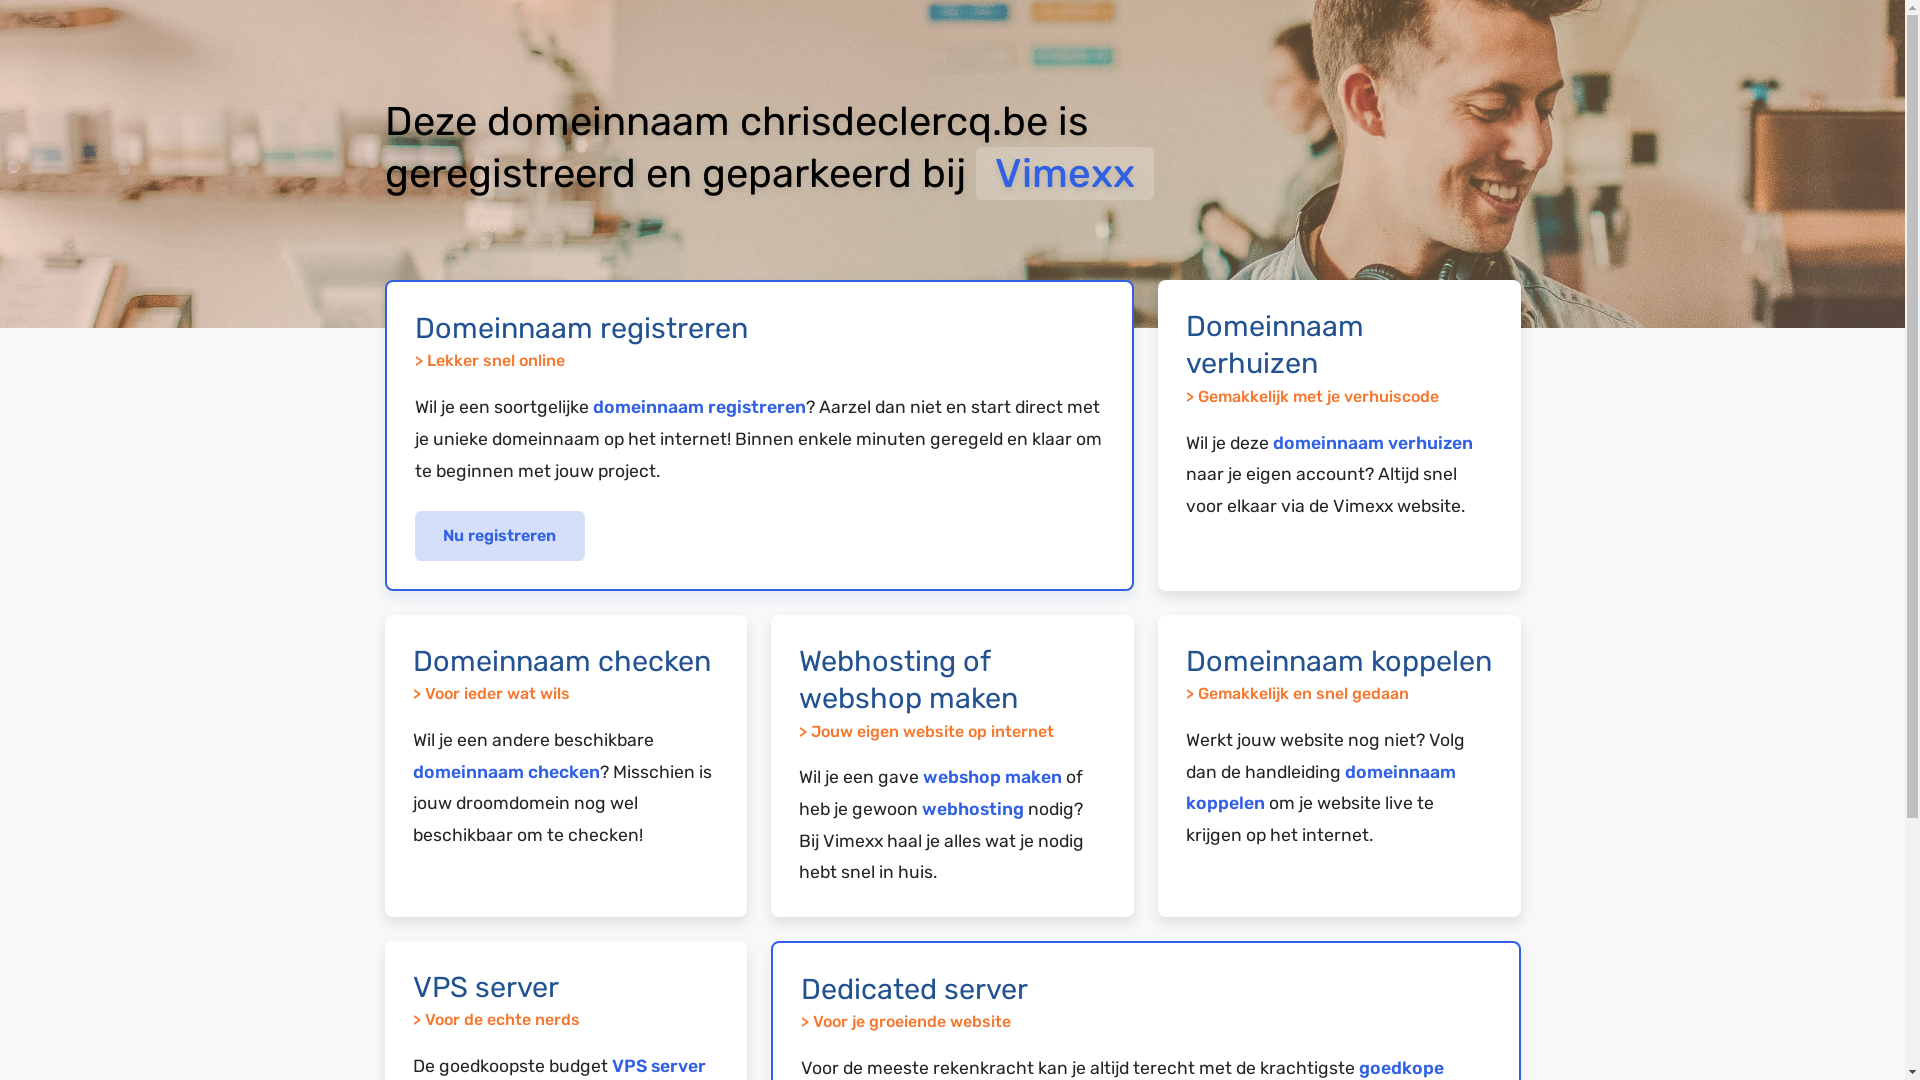 The height and width of the screenshot is (1080, 1920). Describe the element at coordinates (973, 808) in the screenshot. I see `'webhosting'` at that location.